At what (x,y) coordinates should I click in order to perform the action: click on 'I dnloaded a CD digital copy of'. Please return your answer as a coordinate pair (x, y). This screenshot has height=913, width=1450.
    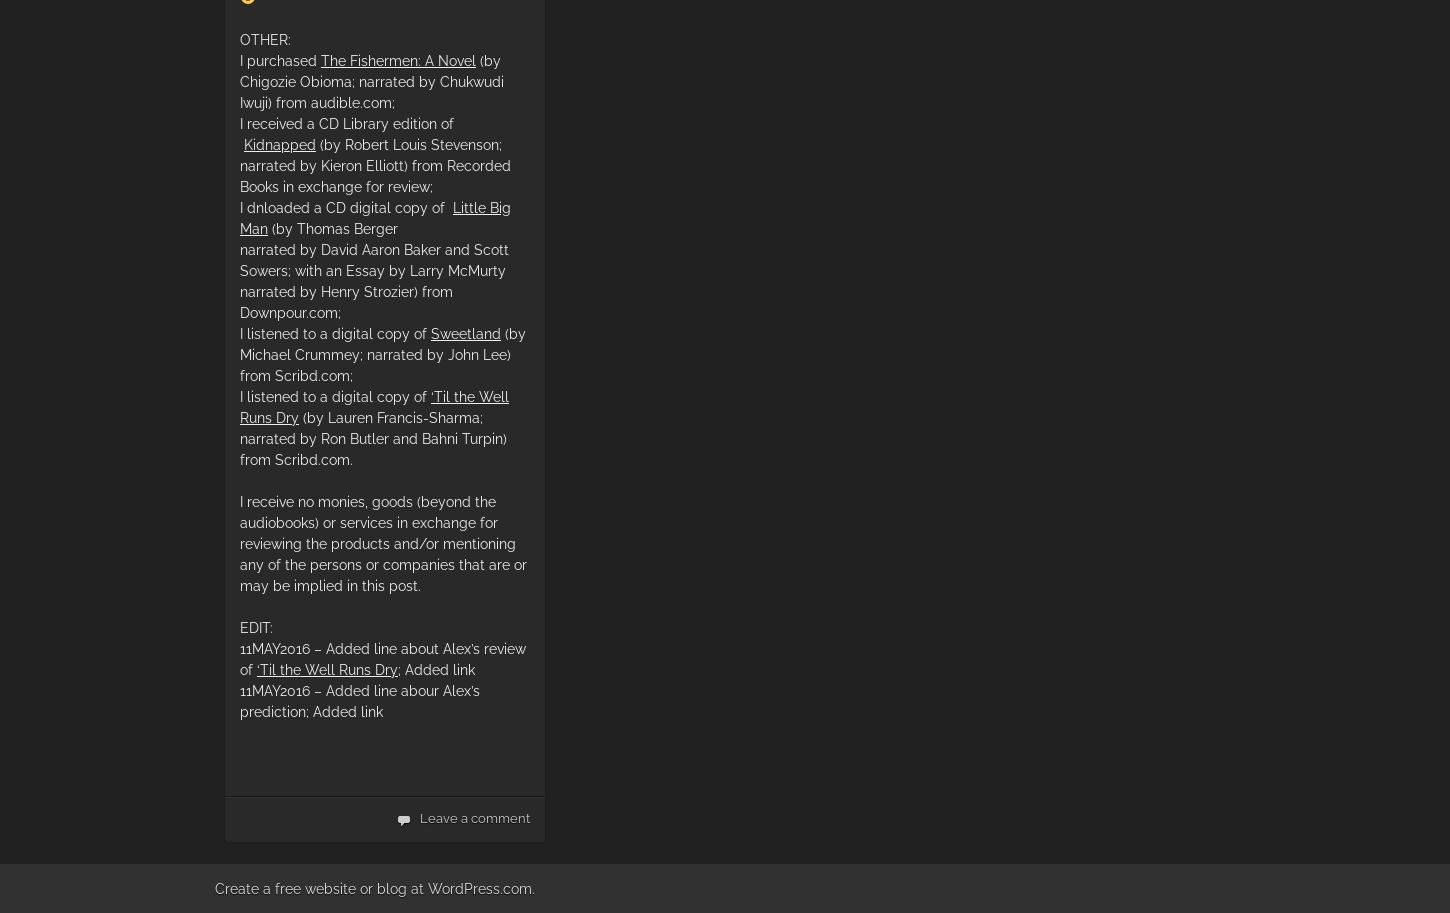
    Looking at the image, I should click on (346, 207).